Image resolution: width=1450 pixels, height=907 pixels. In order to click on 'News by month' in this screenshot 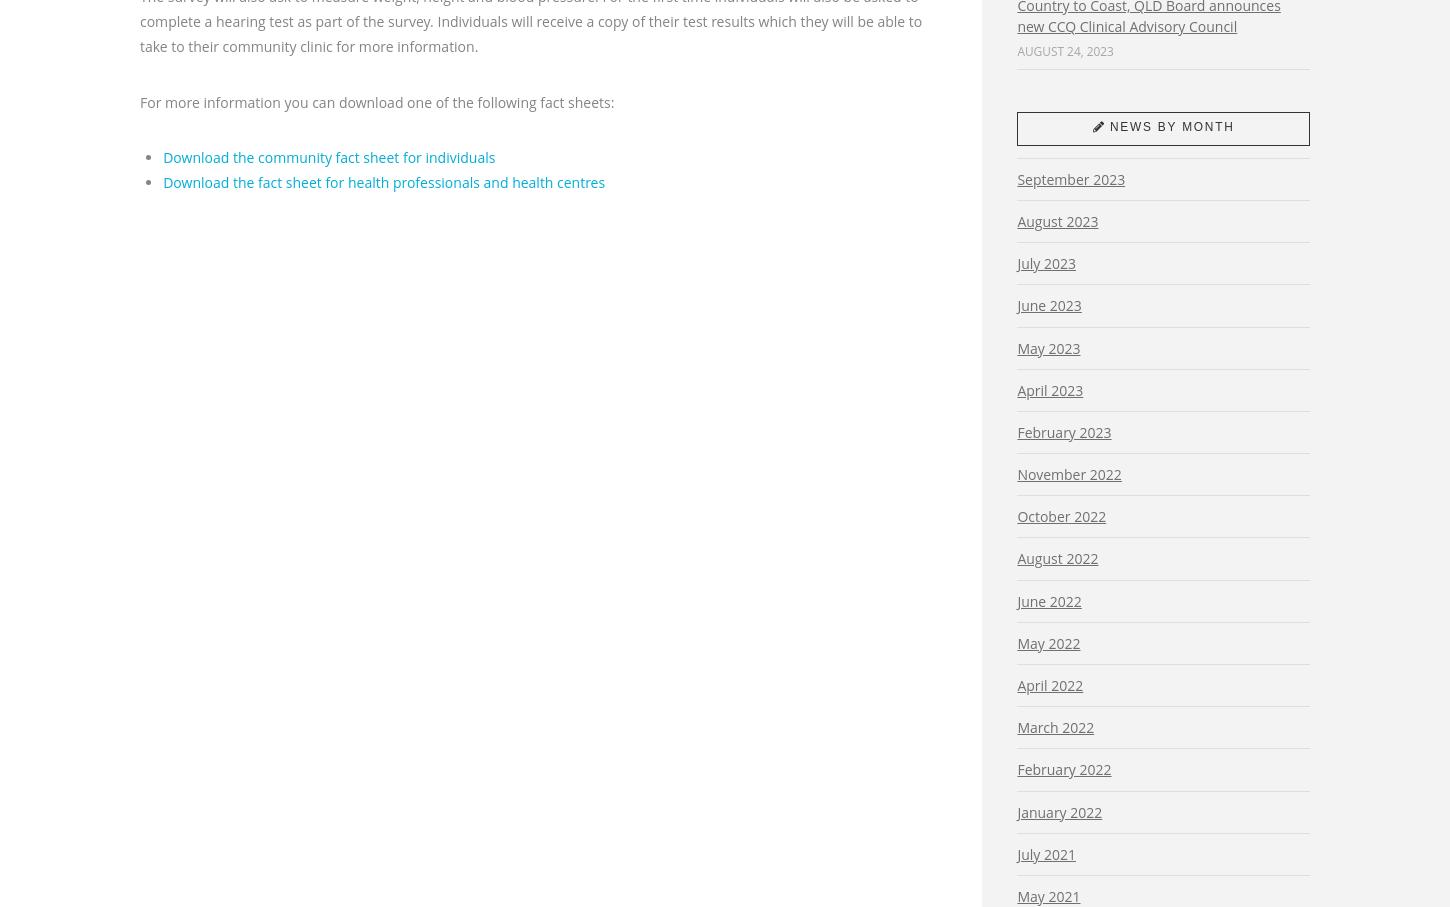, I will do `click(1170, 126)`.